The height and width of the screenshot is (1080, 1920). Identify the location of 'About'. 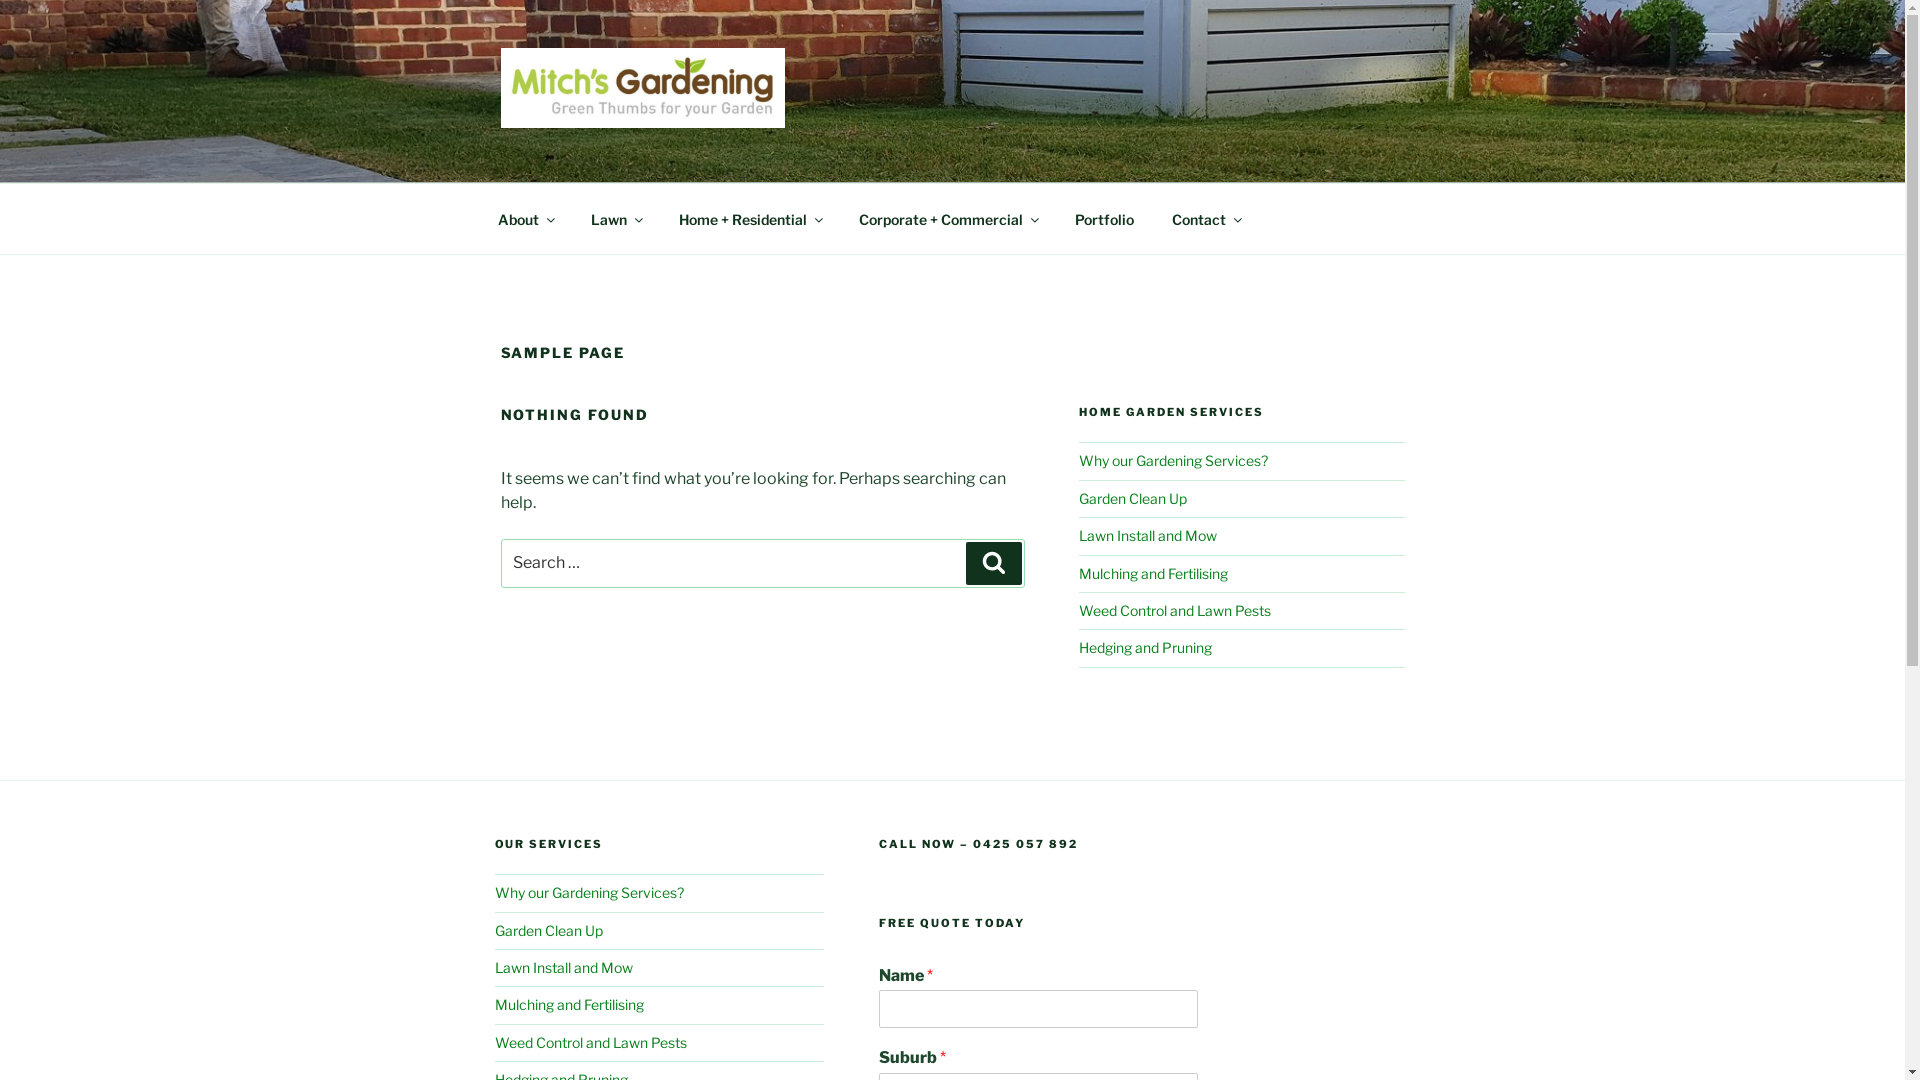
(480, 218).